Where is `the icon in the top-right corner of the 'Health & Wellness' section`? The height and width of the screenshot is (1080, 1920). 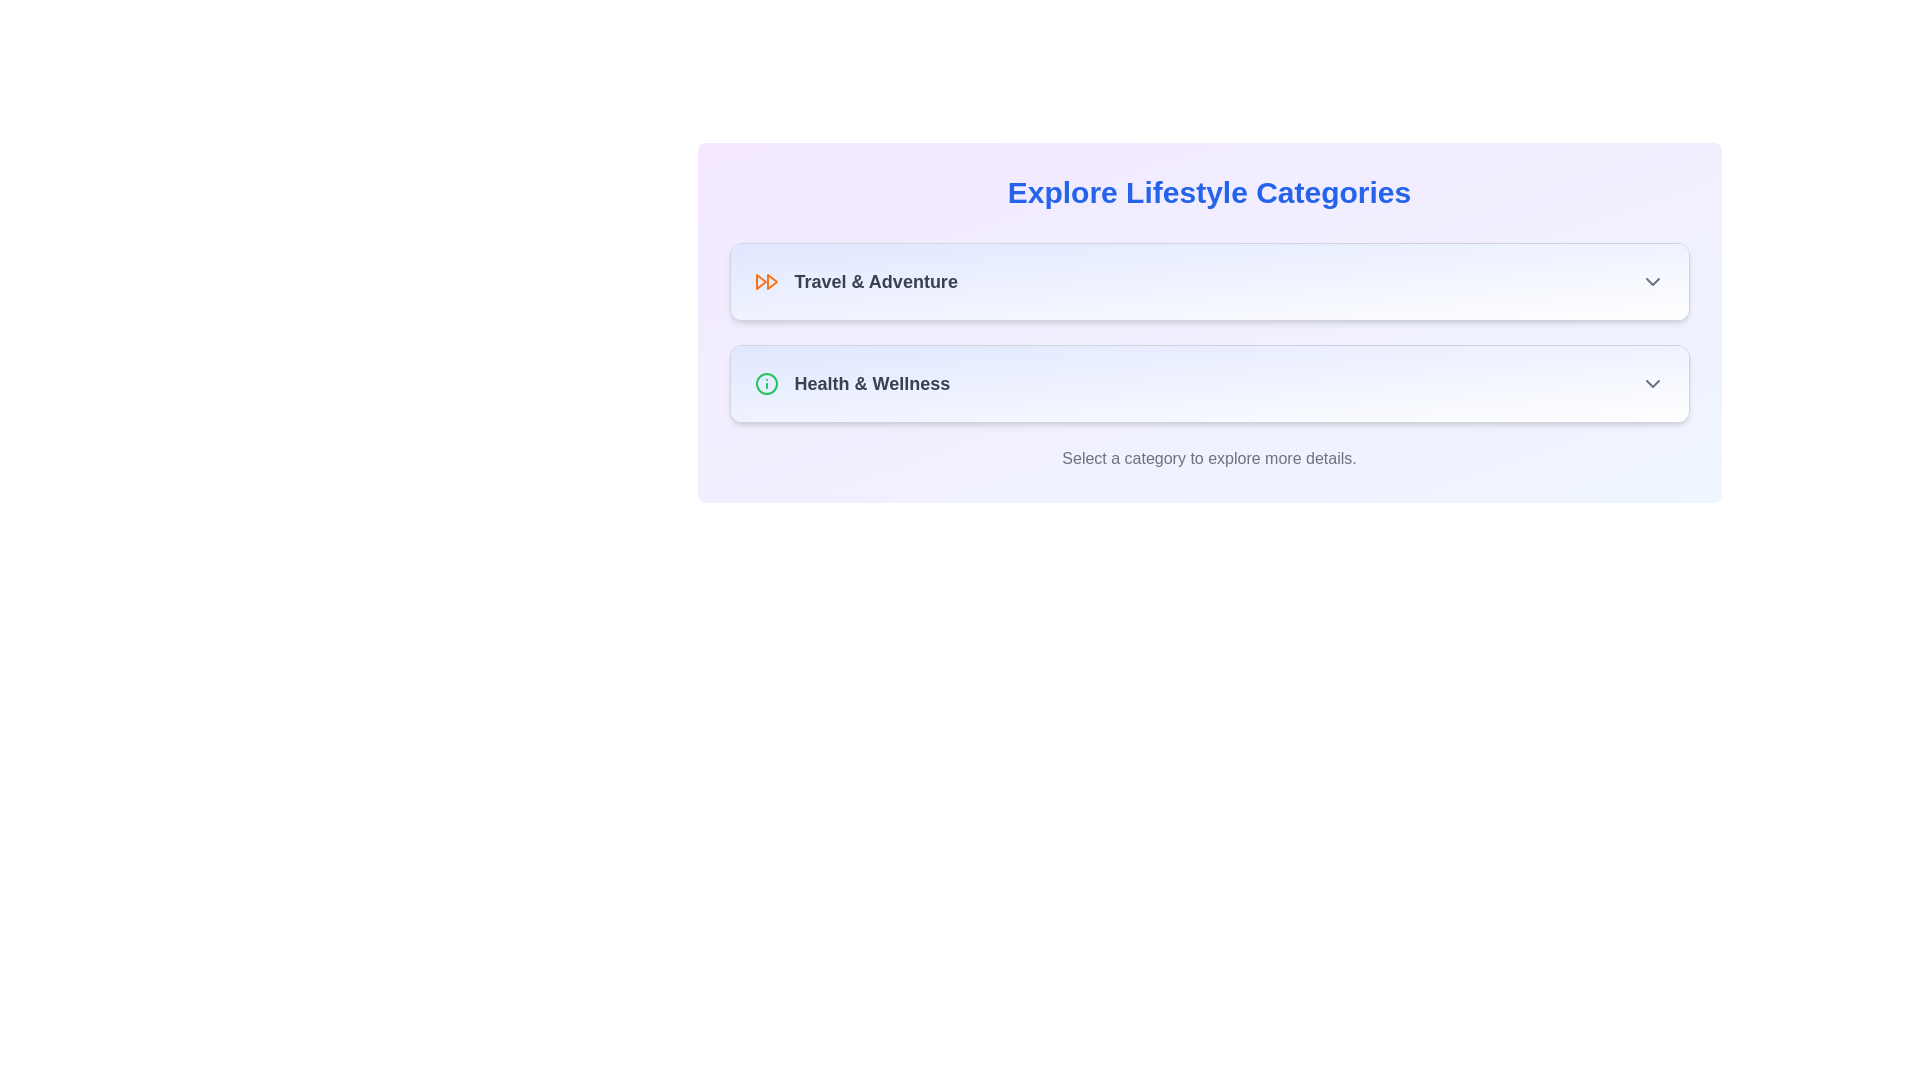
the icon in the top-right corner of the 'Health & Wellness' section is located at coordinates (1652, 384).